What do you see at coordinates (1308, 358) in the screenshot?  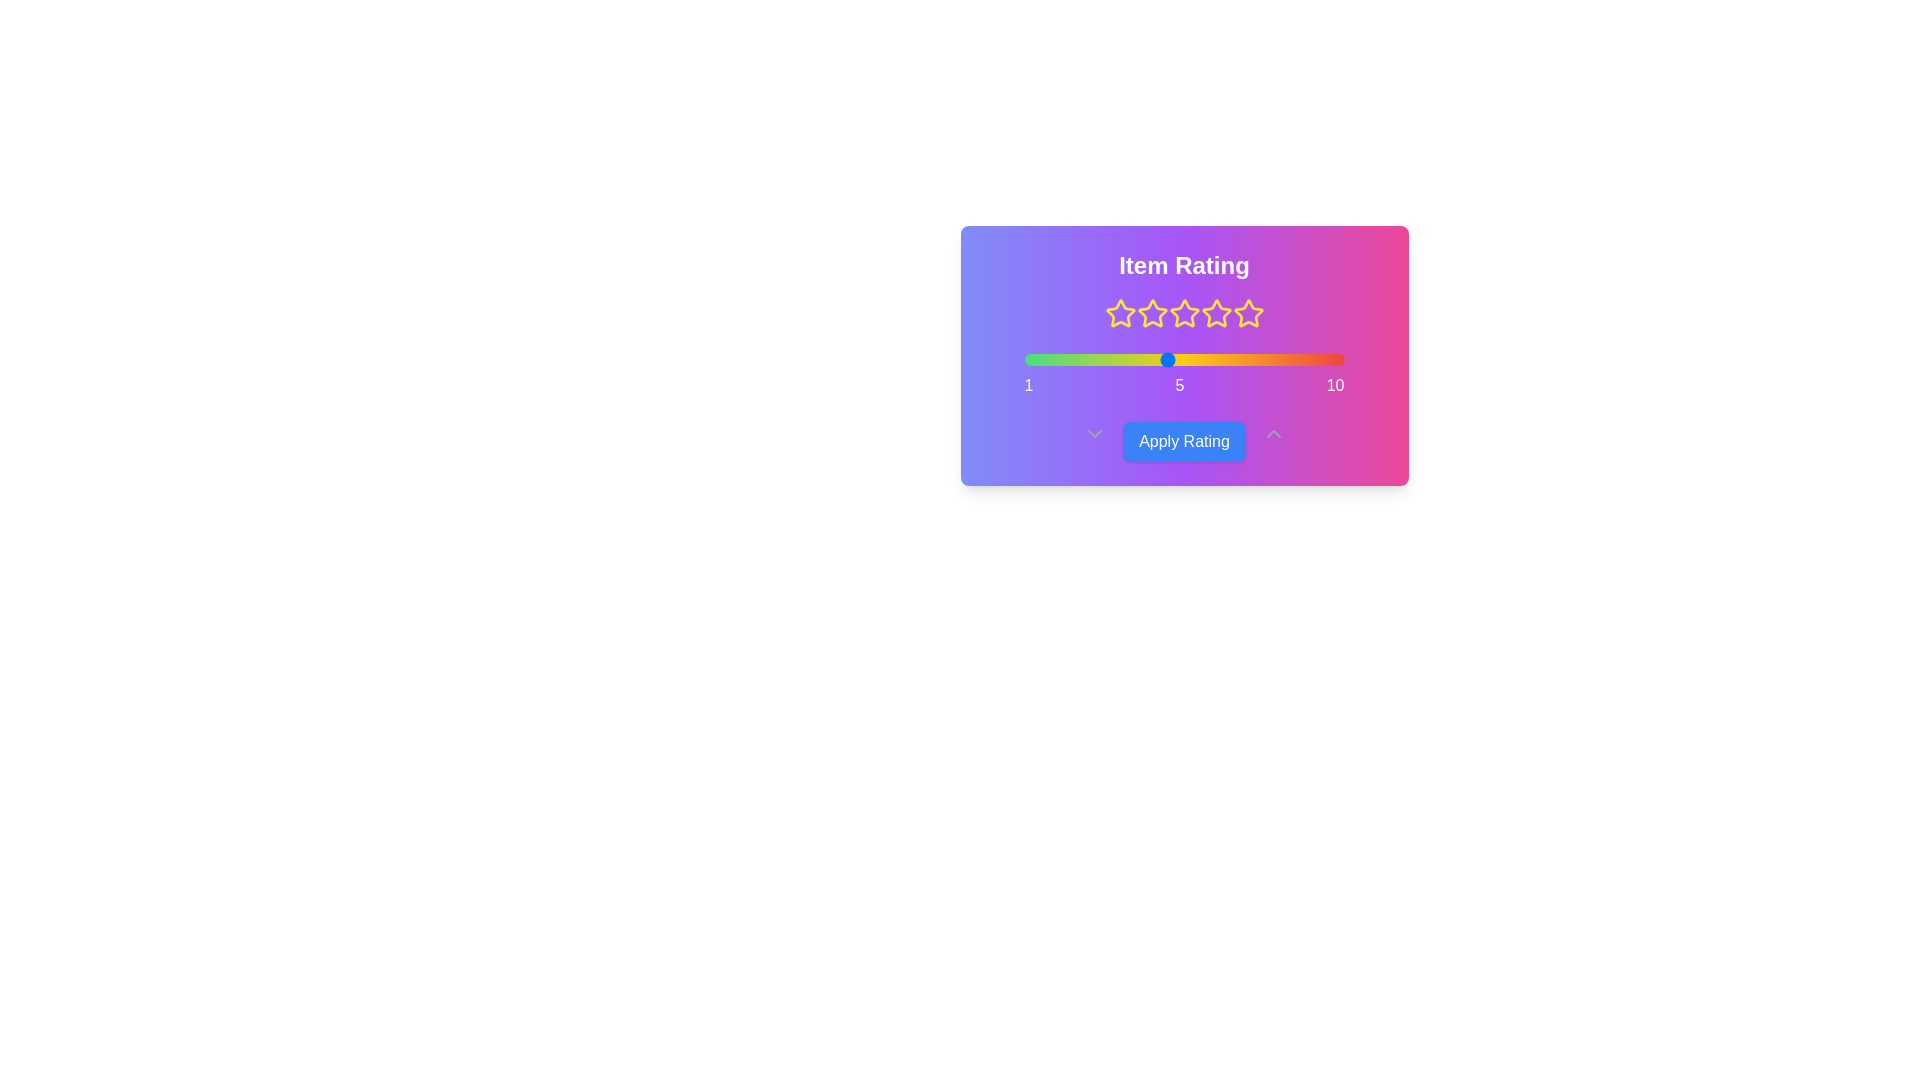 I see `the slider to set the rating to 9 within the range of 1 to 10` at bounding box center [1308, 358].